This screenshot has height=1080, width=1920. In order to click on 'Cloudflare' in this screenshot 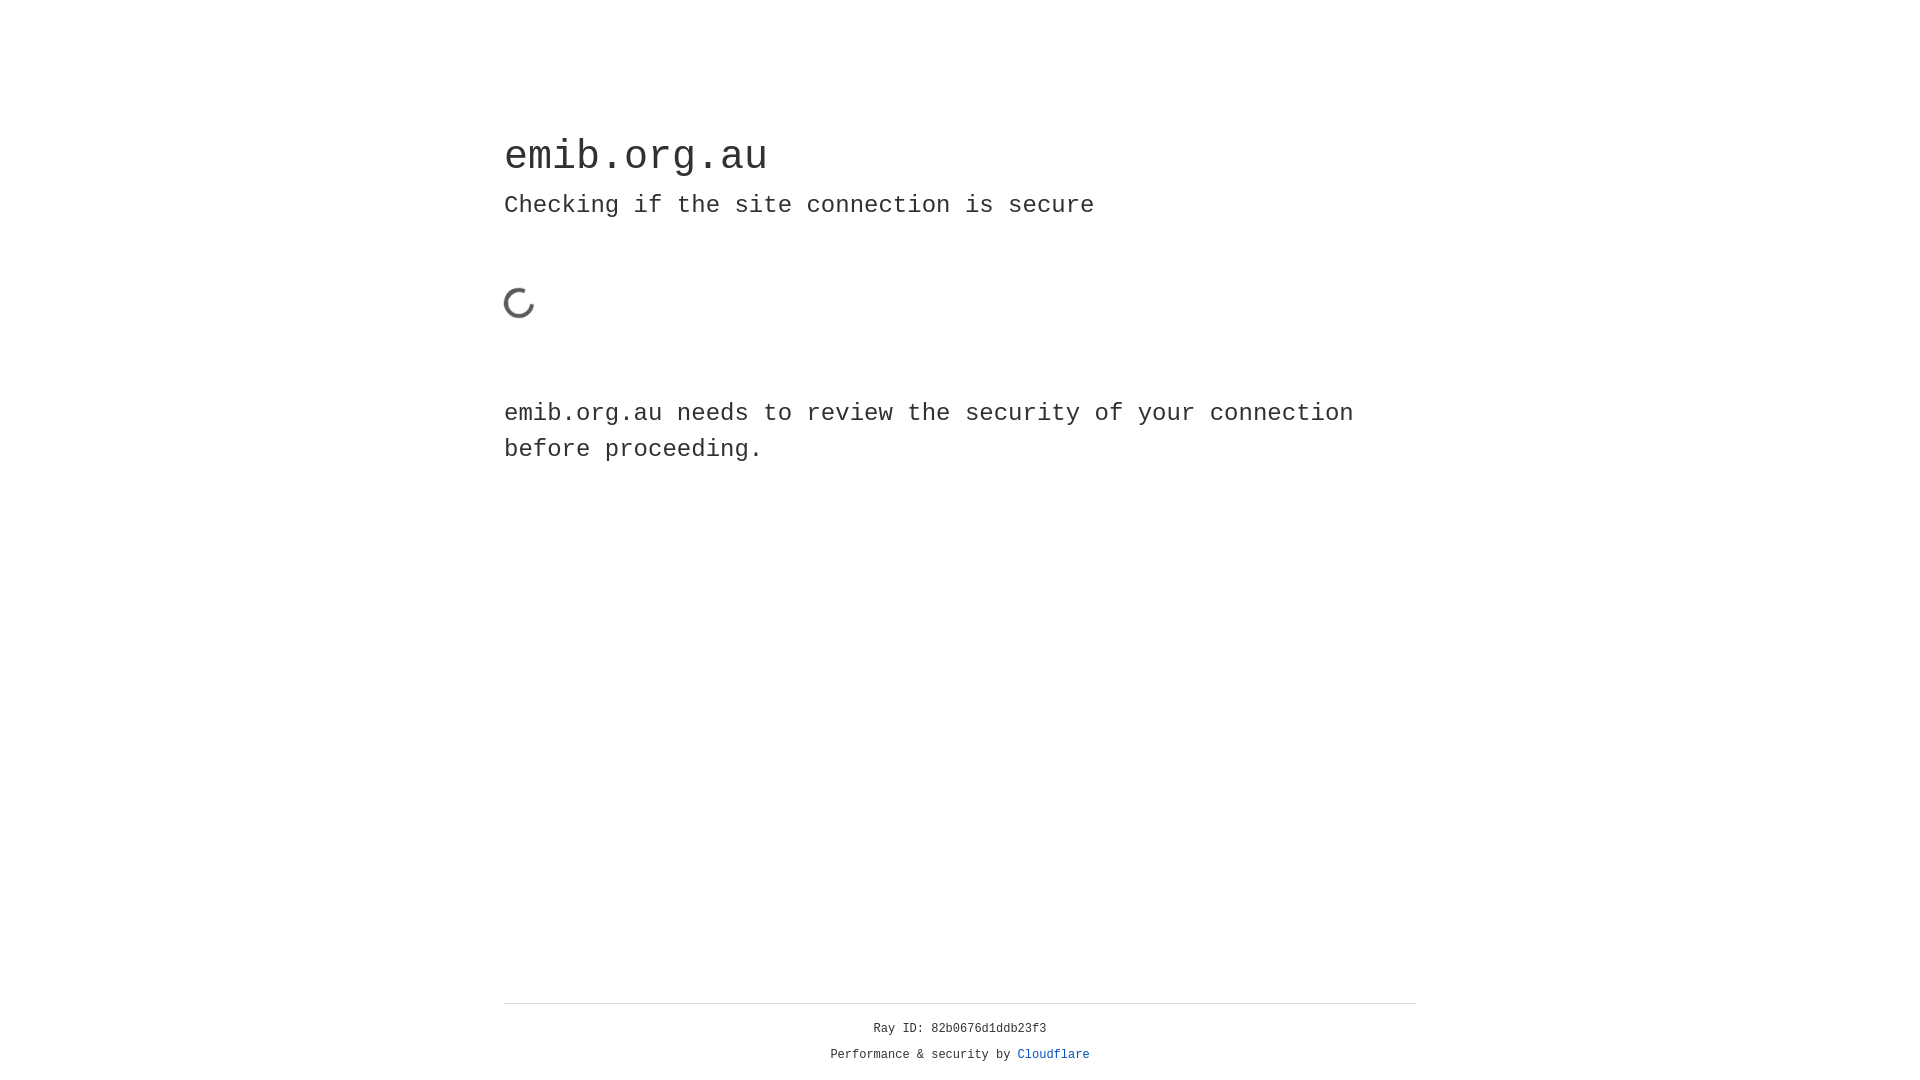, I will do `click(1053, 1054)`.